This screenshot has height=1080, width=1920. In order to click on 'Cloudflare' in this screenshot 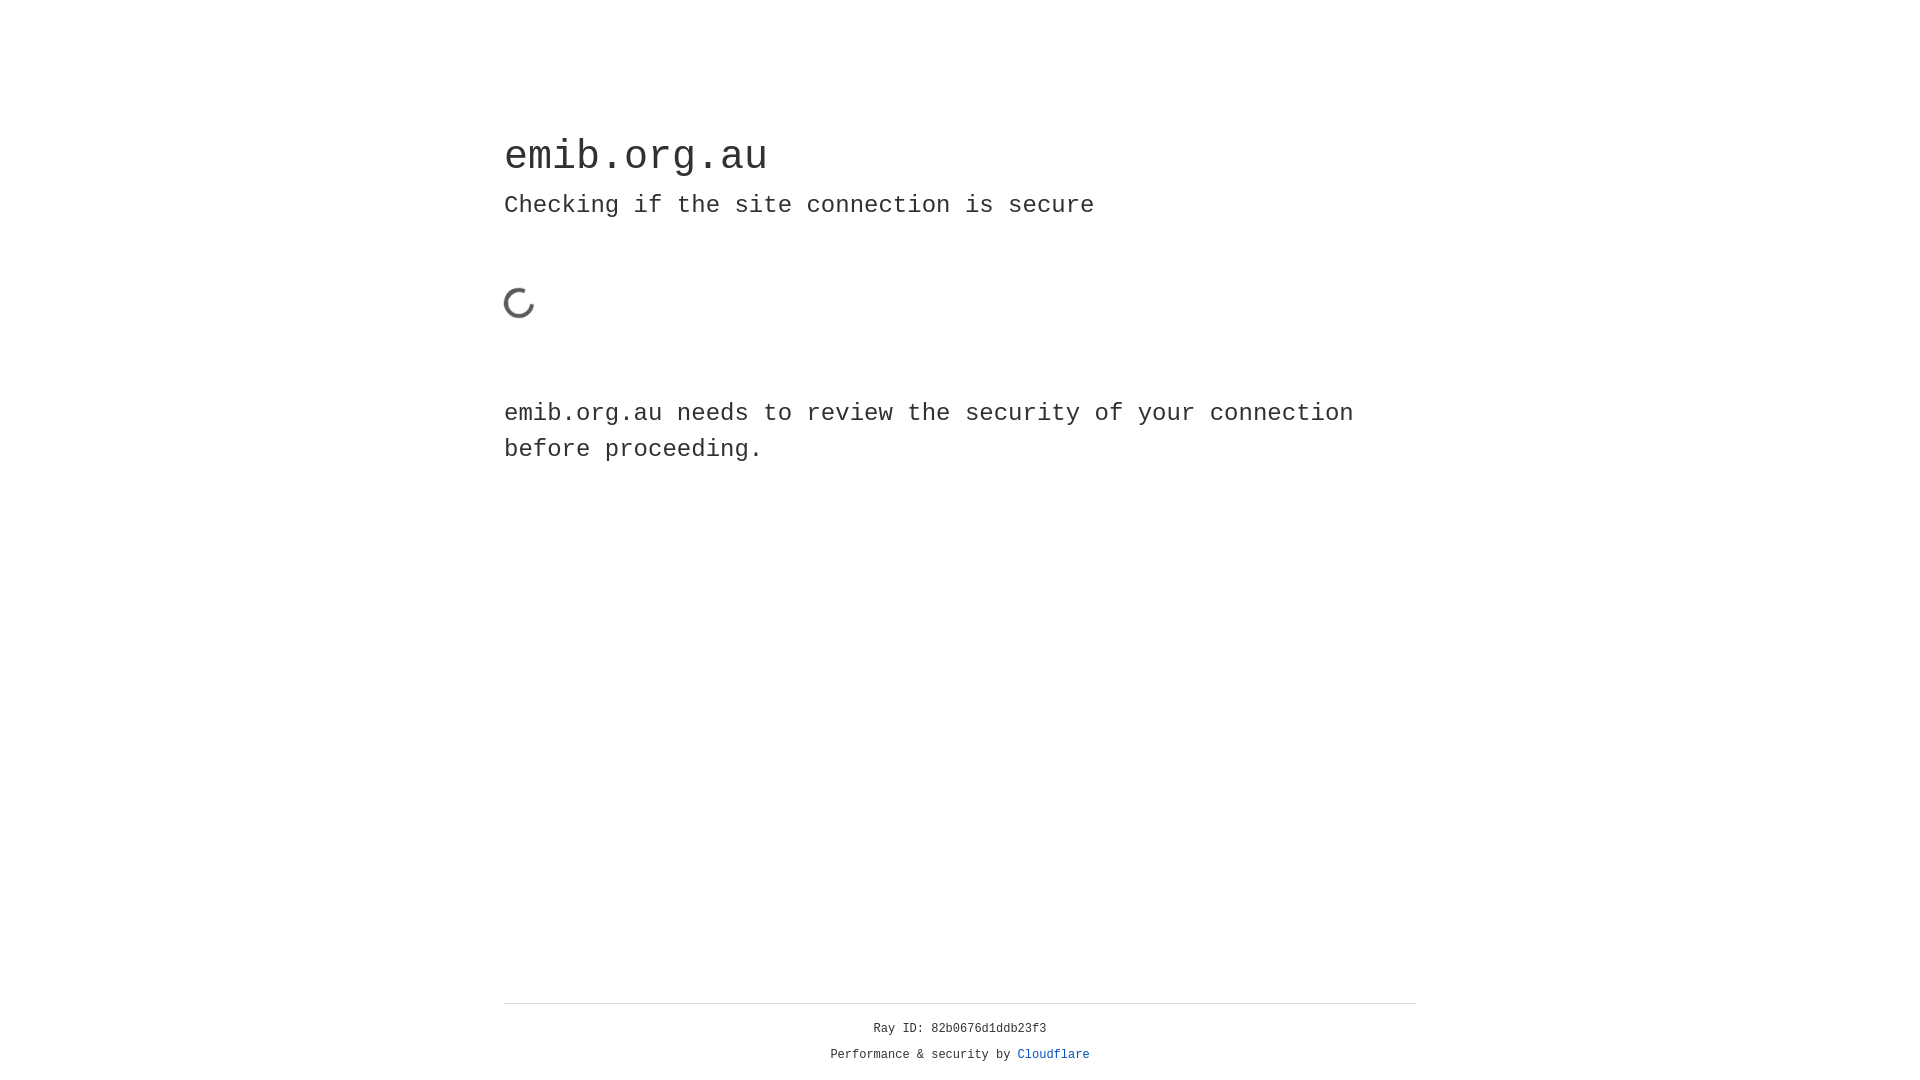, I will do `click(1053, 1054)`.